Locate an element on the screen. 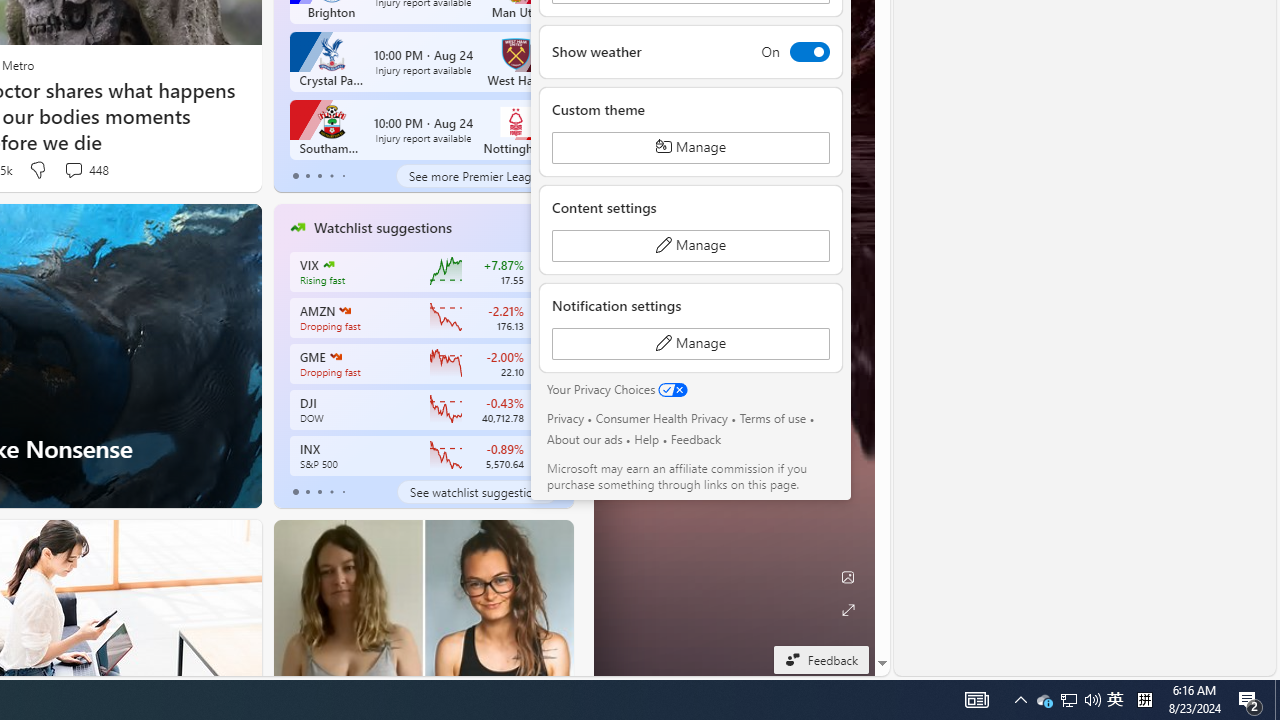  'Watchlist suggestions' is located at coordinates (382, 226).